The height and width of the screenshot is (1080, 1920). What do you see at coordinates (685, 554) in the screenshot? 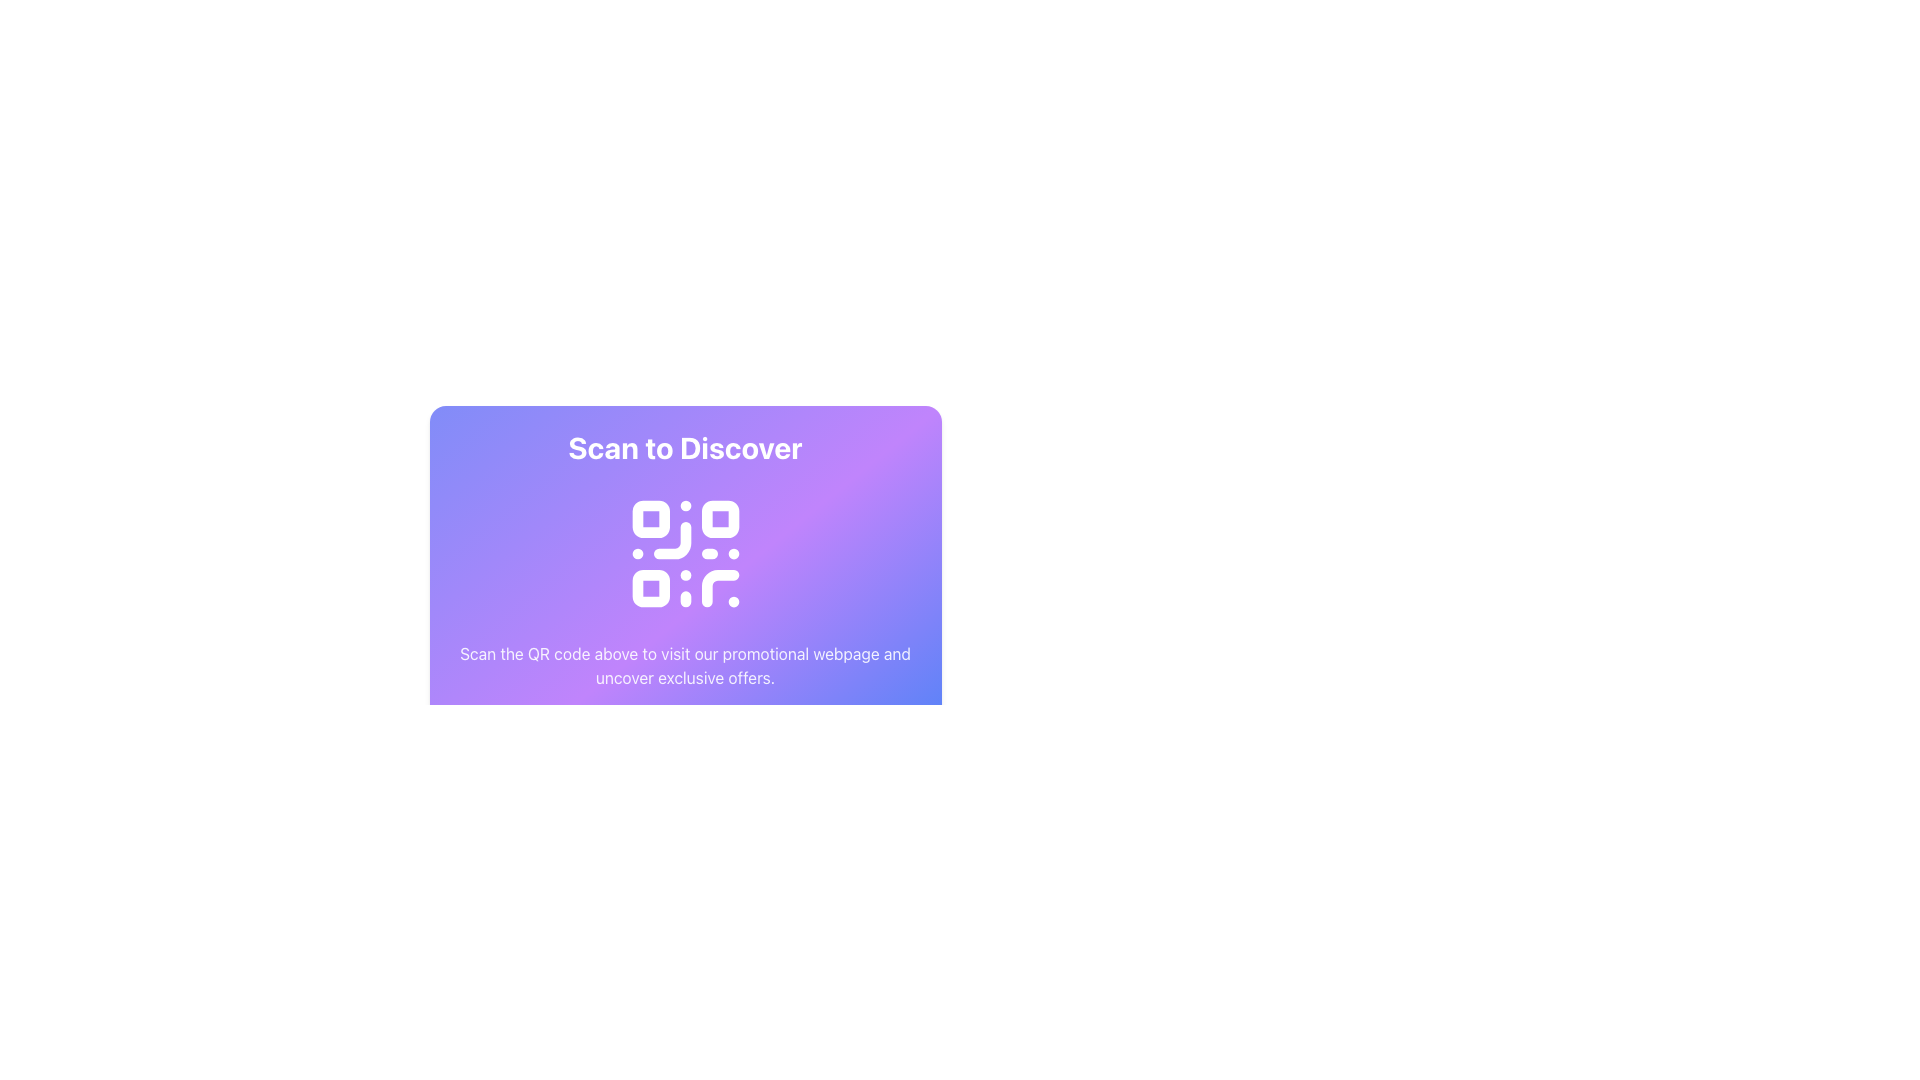
I see `the QR code SVG graphic which features a square grid layout with white blocks on a purple background` at bounding box center [685, 554].